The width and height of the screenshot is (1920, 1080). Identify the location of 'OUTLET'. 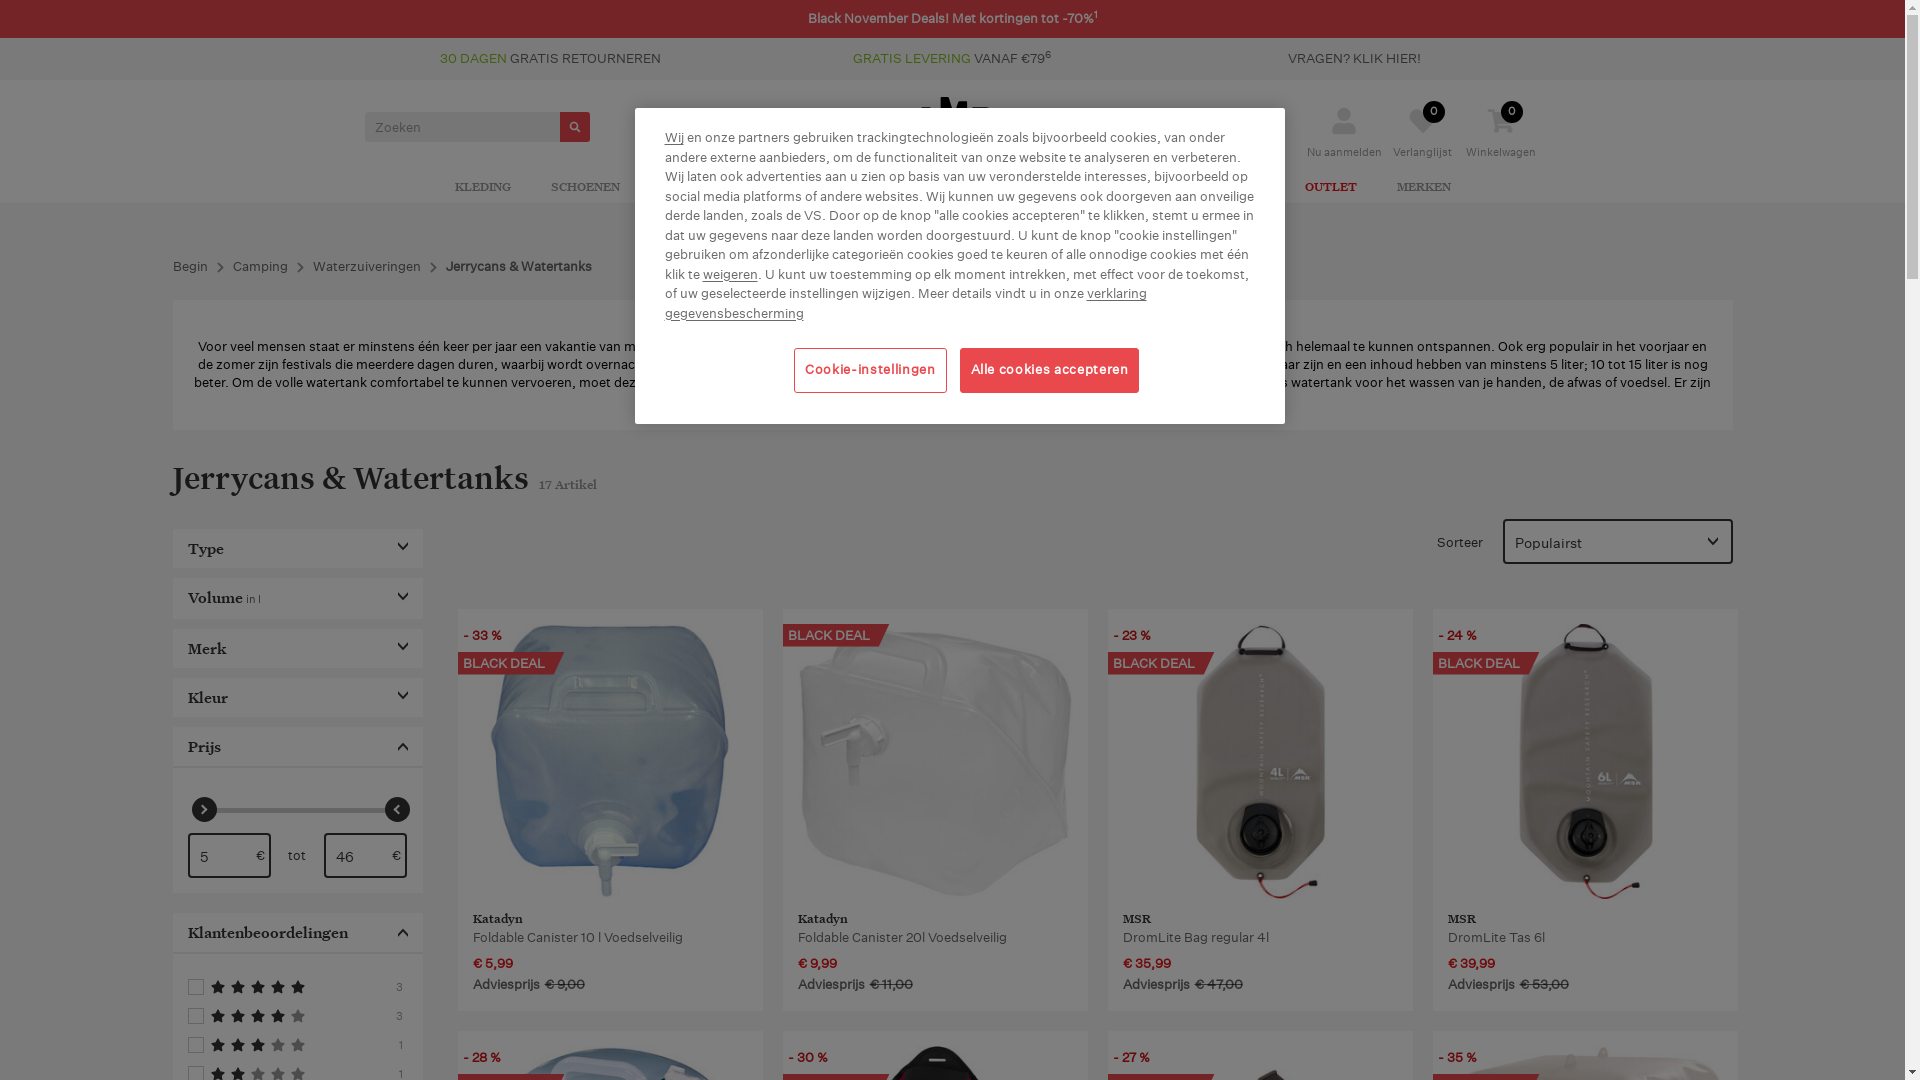
(1329, 188).